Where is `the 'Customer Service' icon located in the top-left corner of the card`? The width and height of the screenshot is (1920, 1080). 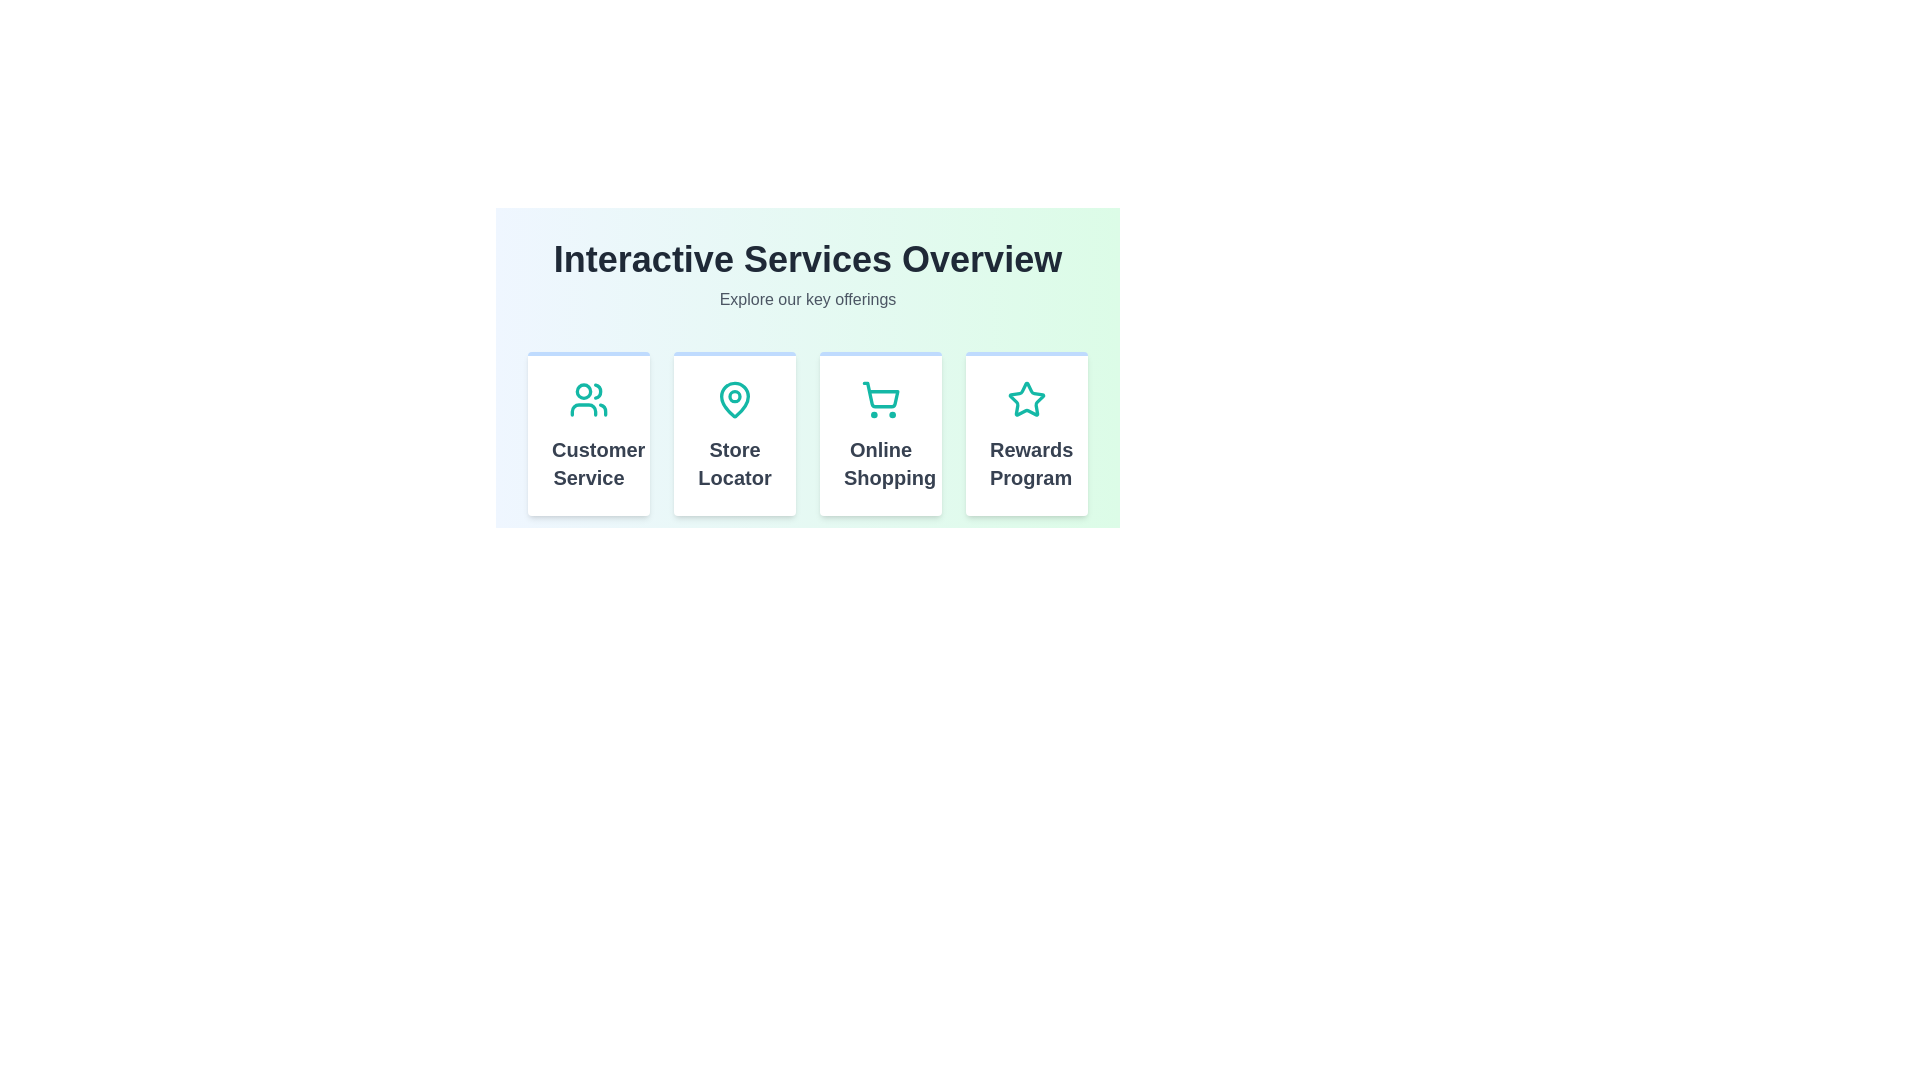 the 'Customer Service' icon located in the top-left corner of the card is located at coordinates (588, 400).